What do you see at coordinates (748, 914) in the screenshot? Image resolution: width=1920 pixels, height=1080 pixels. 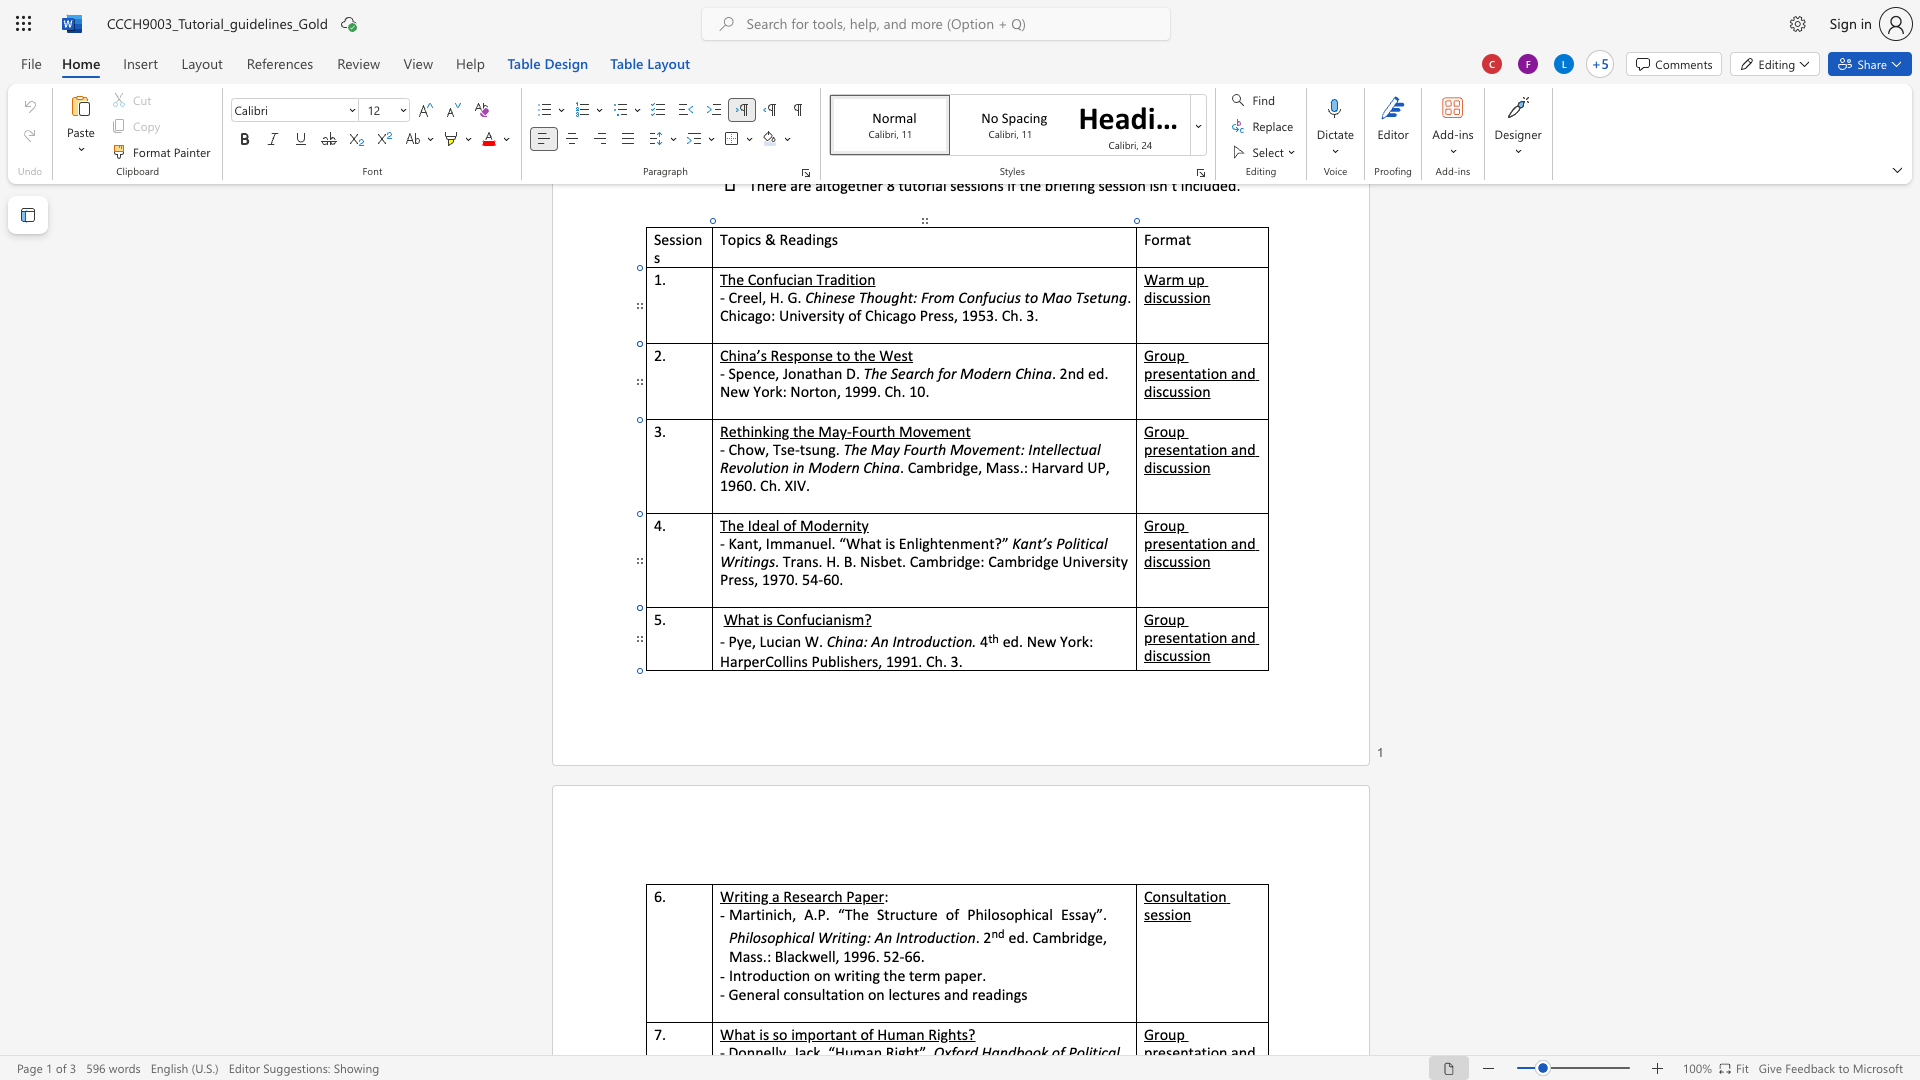 I see `the space between the continuous character "a" and "r" in the text` at bounding box center [748, 914].